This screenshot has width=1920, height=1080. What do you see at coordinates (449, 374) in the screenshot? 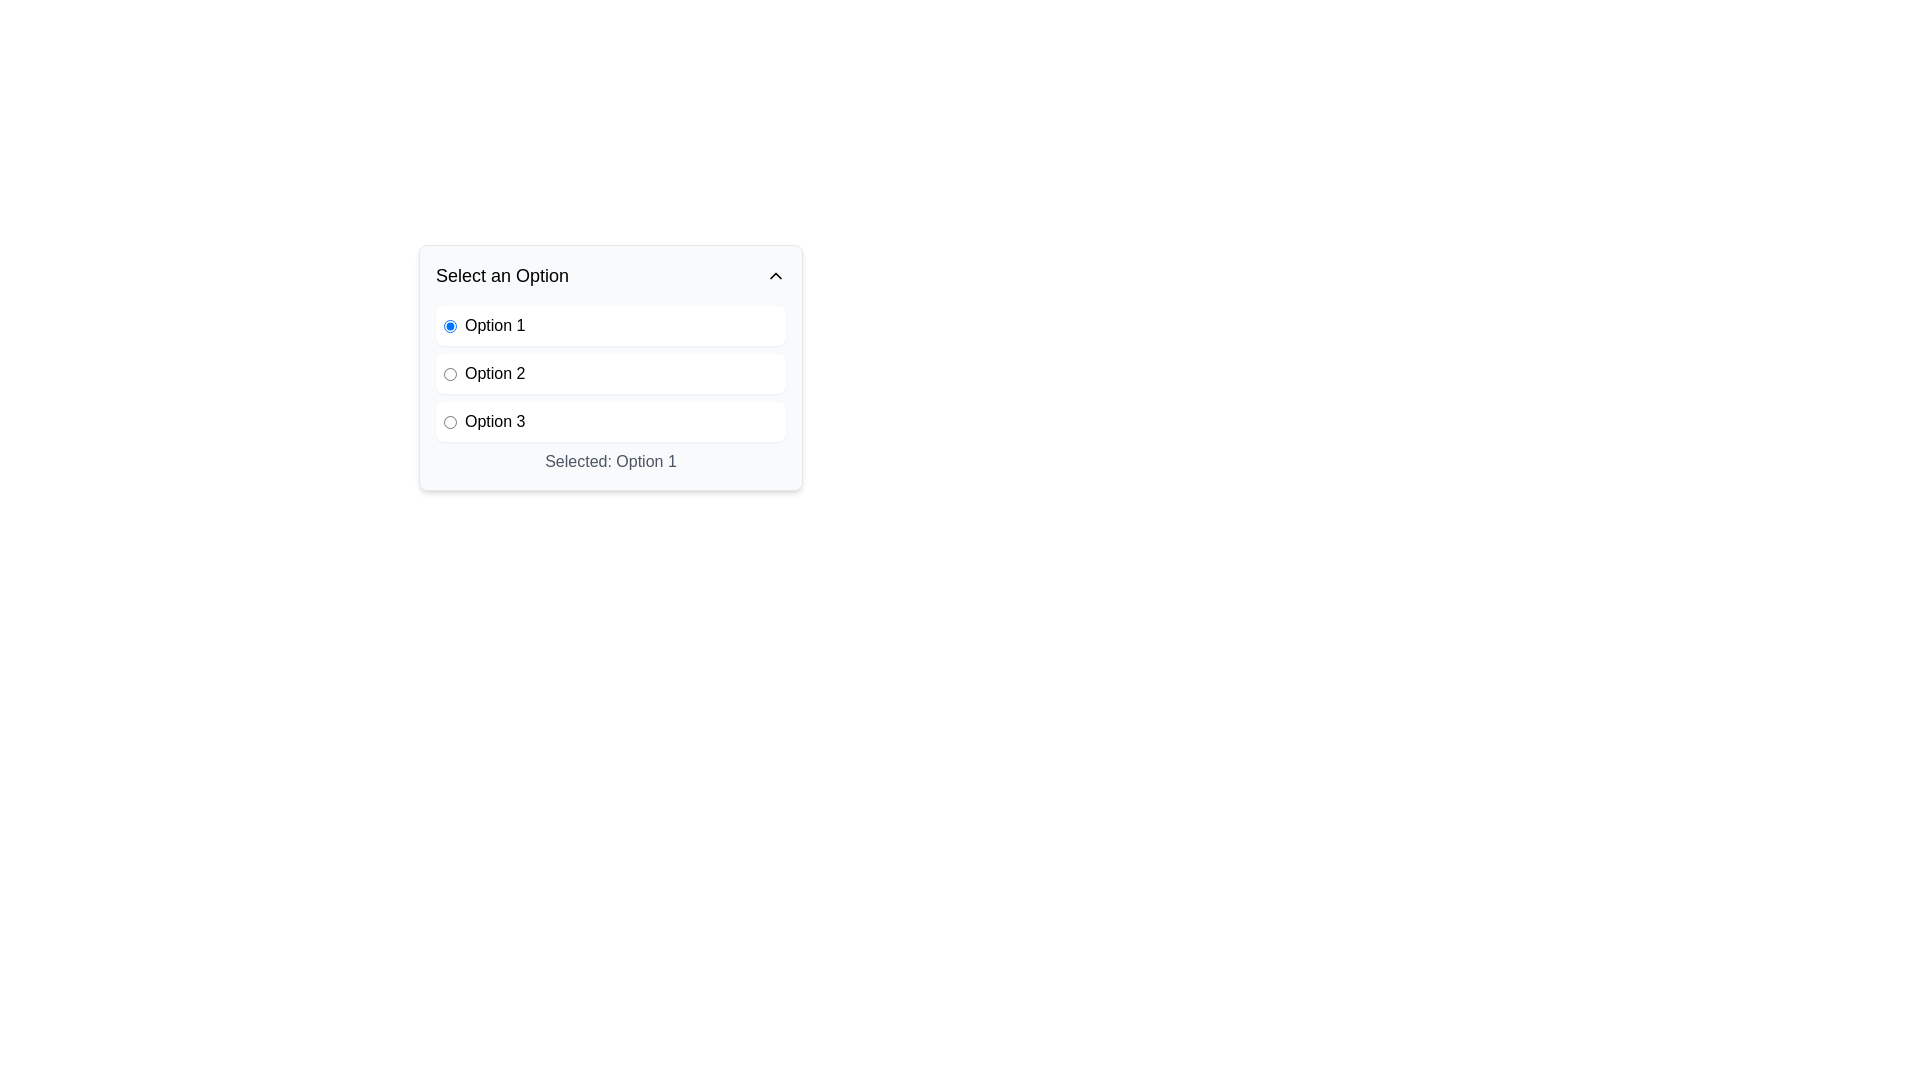
I see `the second radio button labeled 'Option 2' in the 'Select an Option' section` at bounding box center [449, 374].